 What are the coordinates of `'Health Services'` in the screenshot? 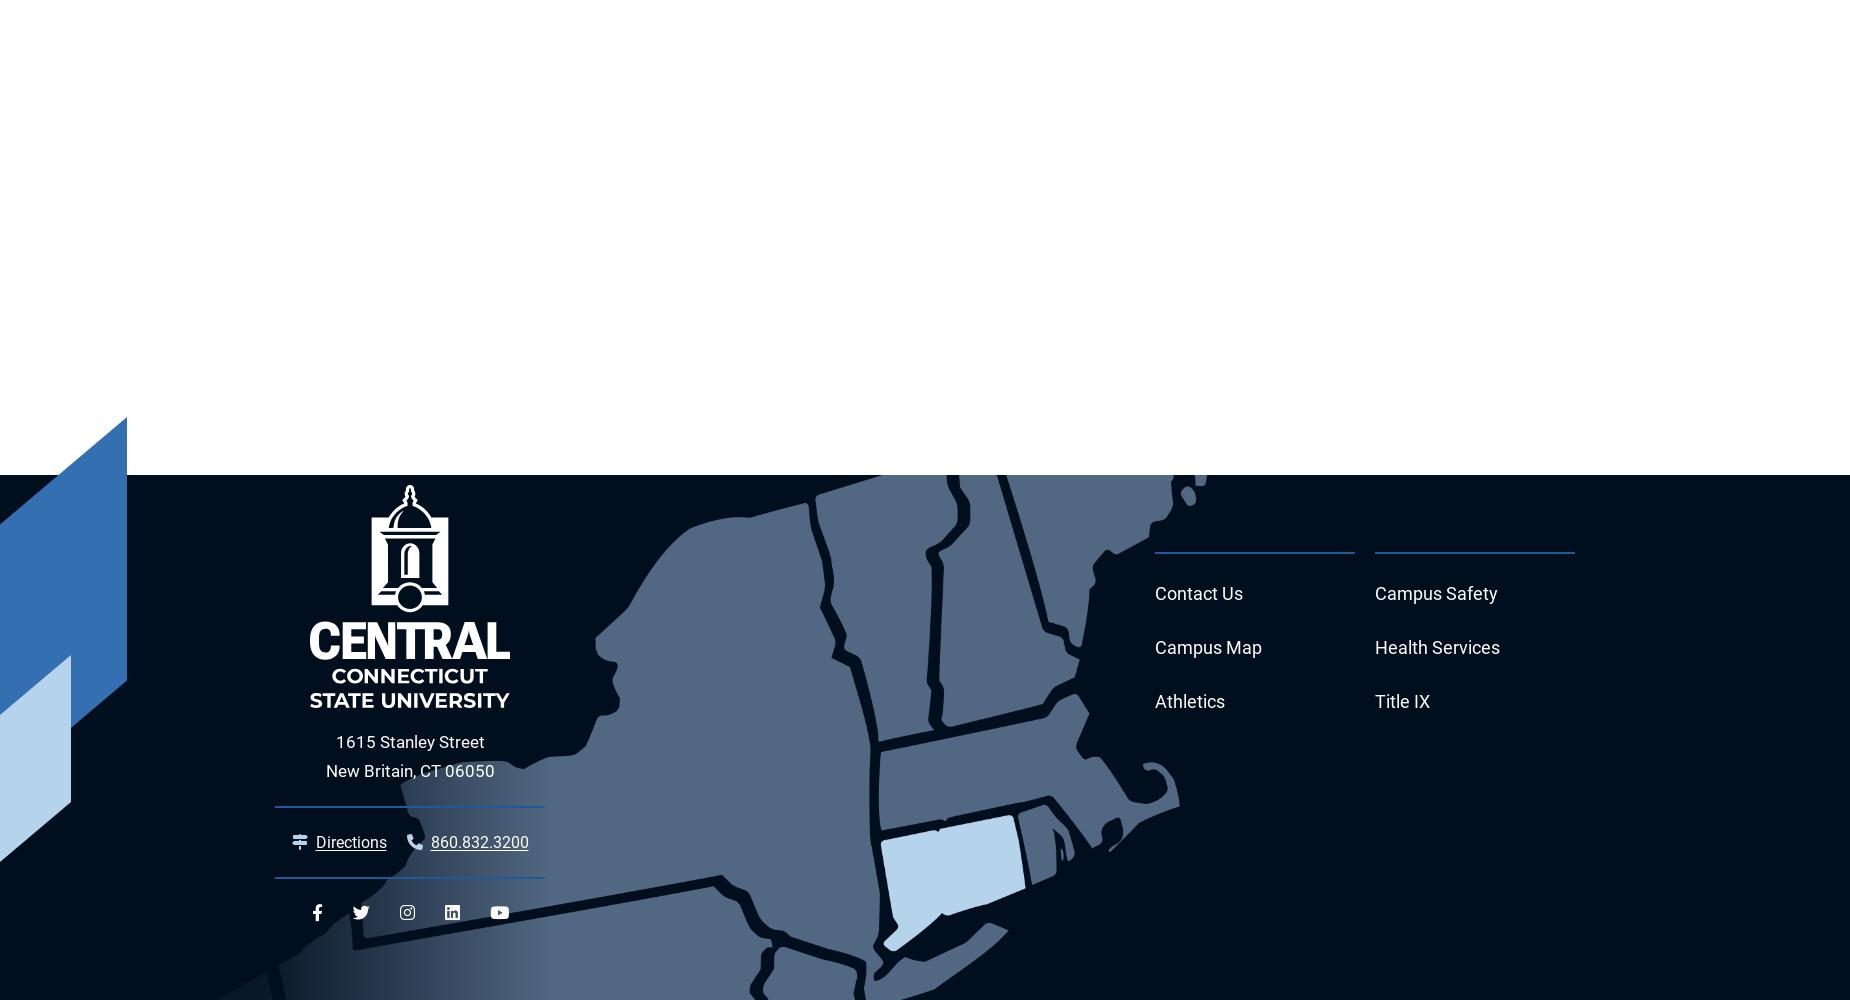 It's located at (1437, 646).